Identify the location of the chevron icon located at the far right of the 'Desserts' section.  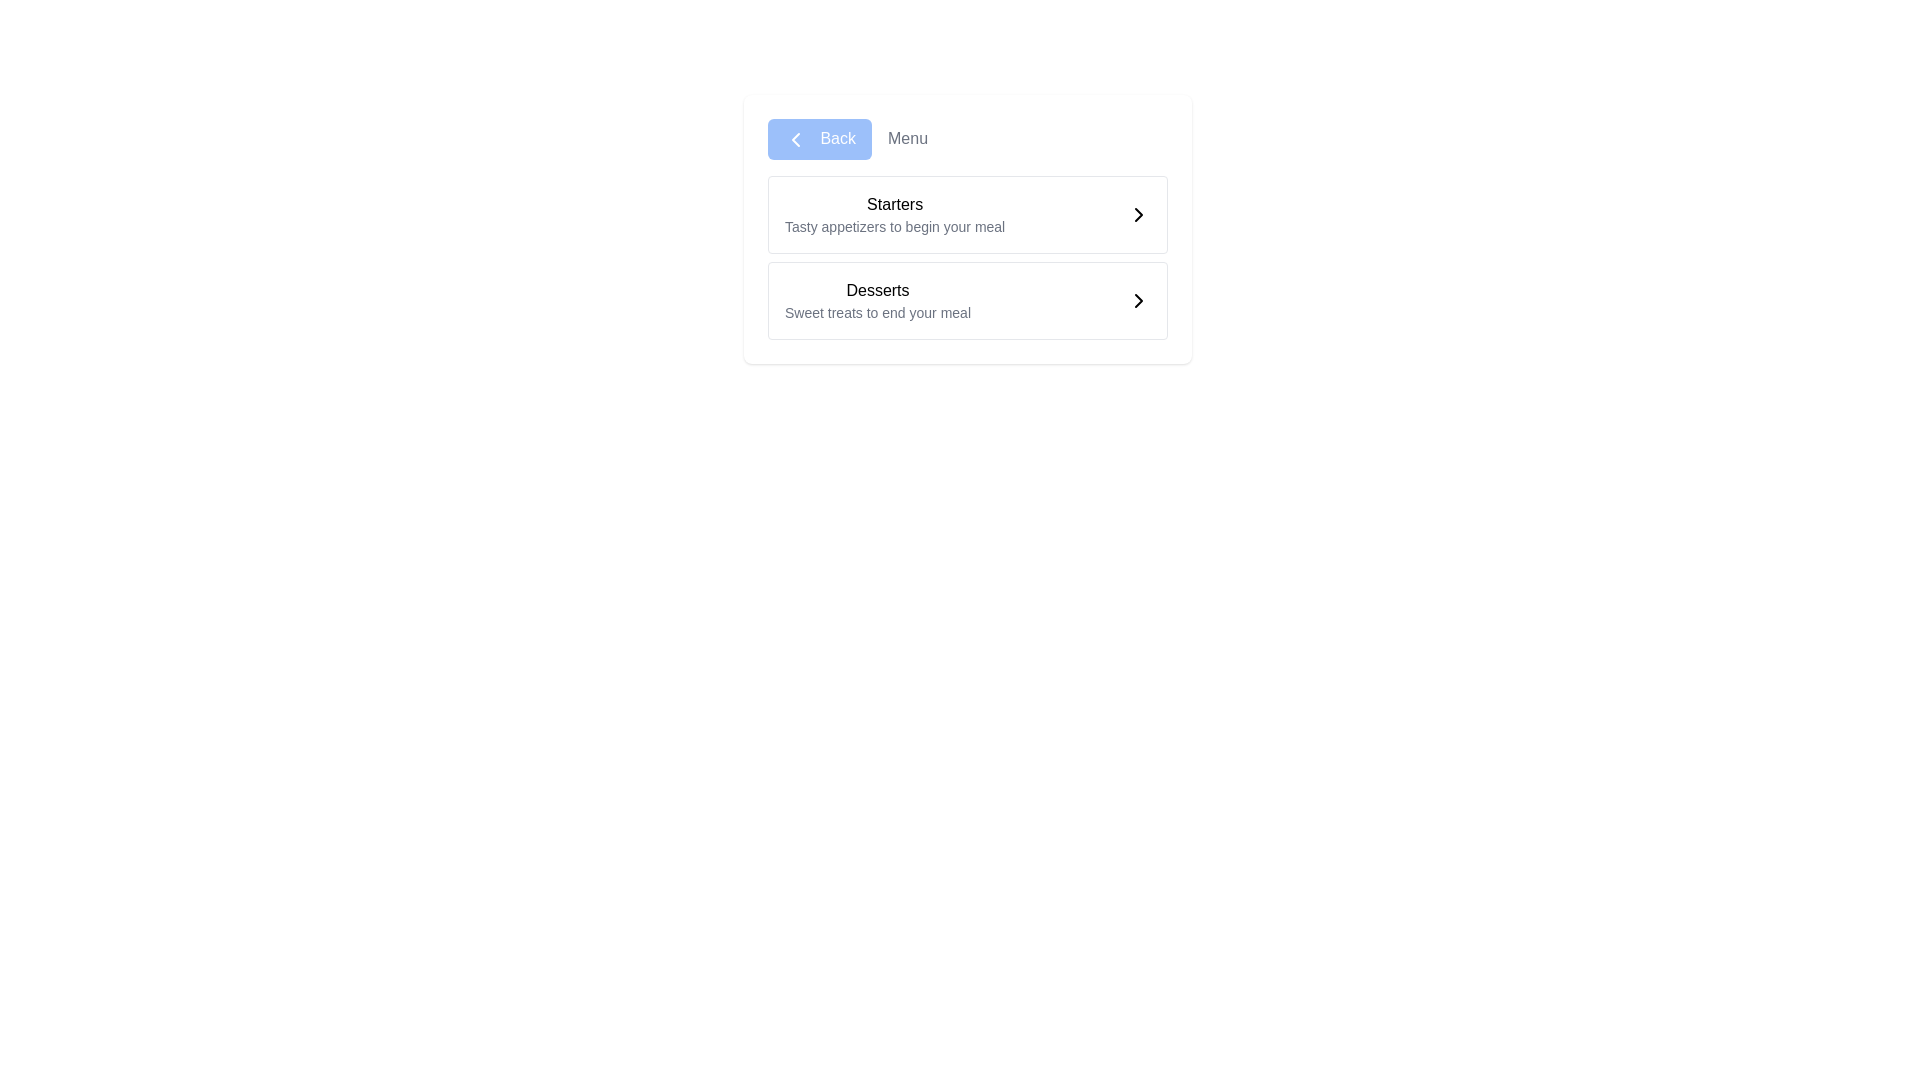
(1138, 300).